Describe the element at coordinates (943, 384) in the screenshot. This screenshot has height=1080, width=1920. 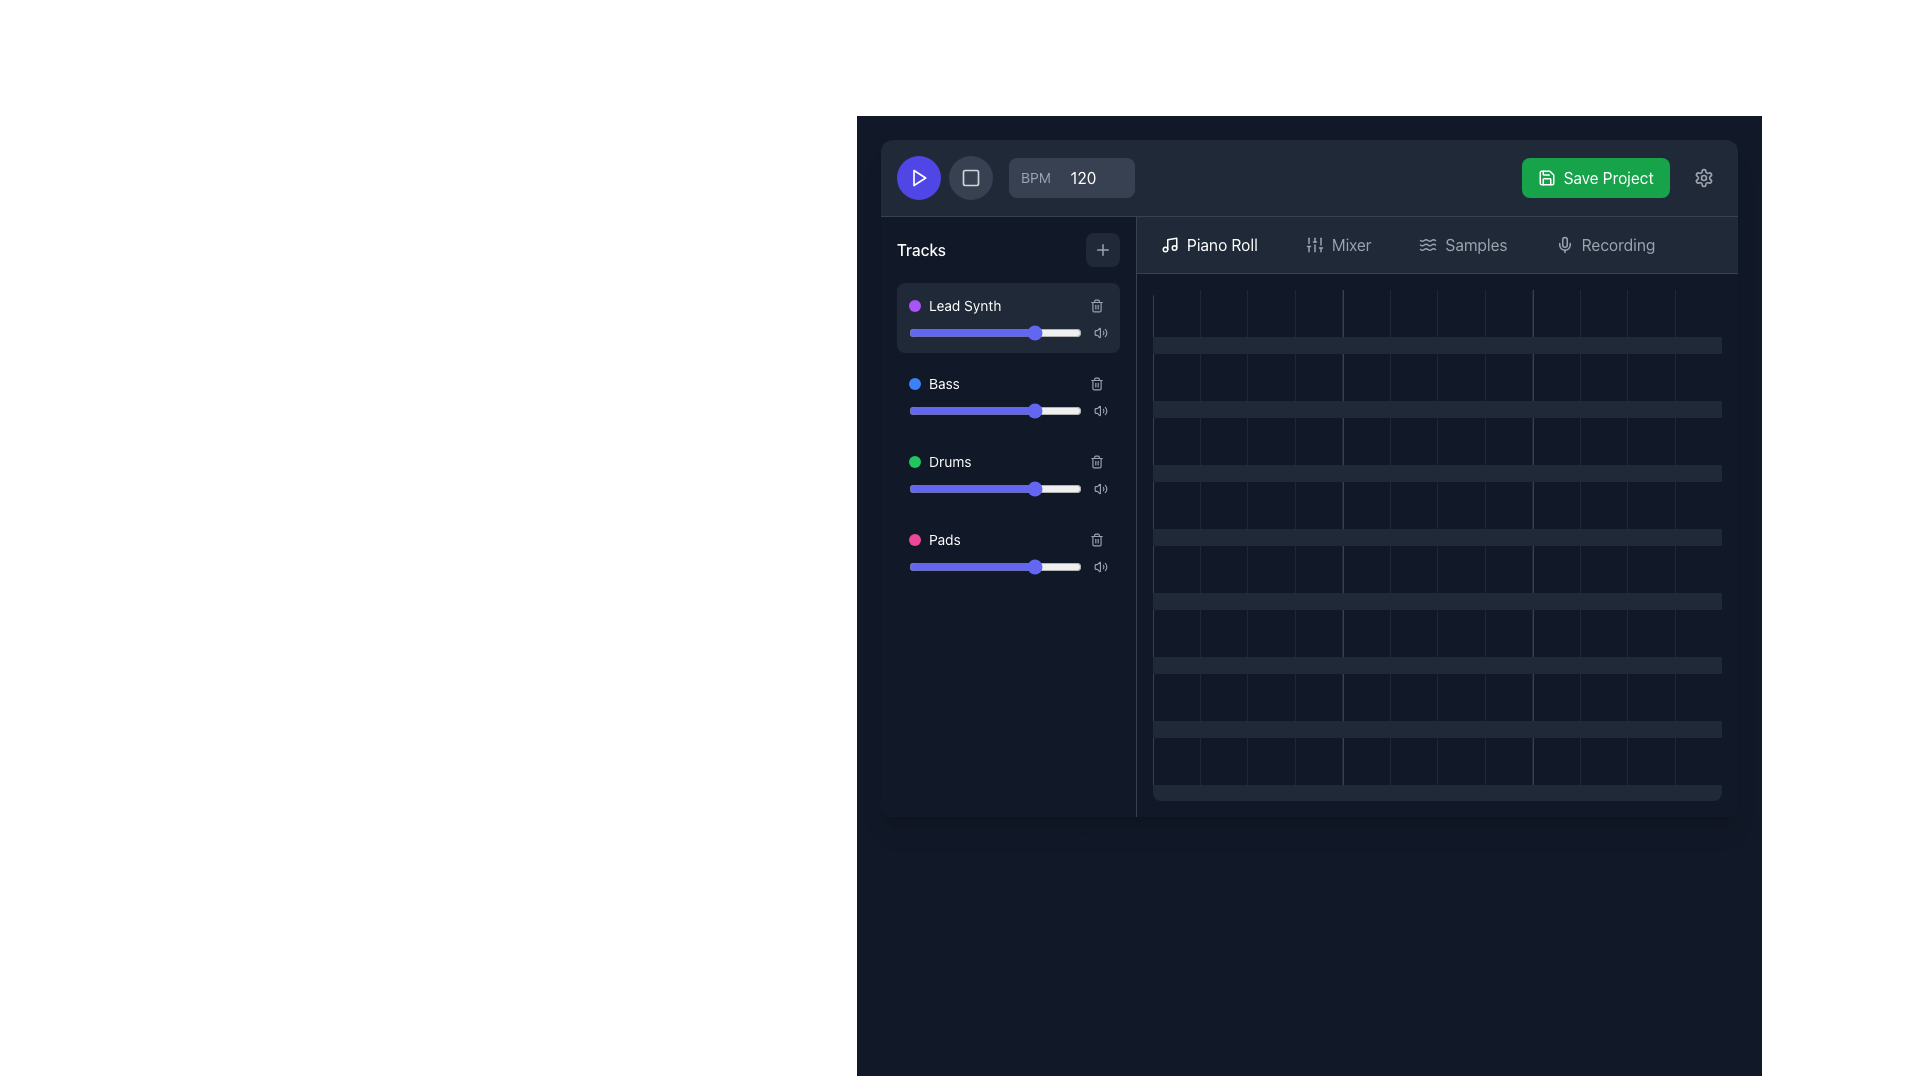
I see `the label for the musical track named 'Bass', which is the second item in a vertical list of musical track labels` at that location.